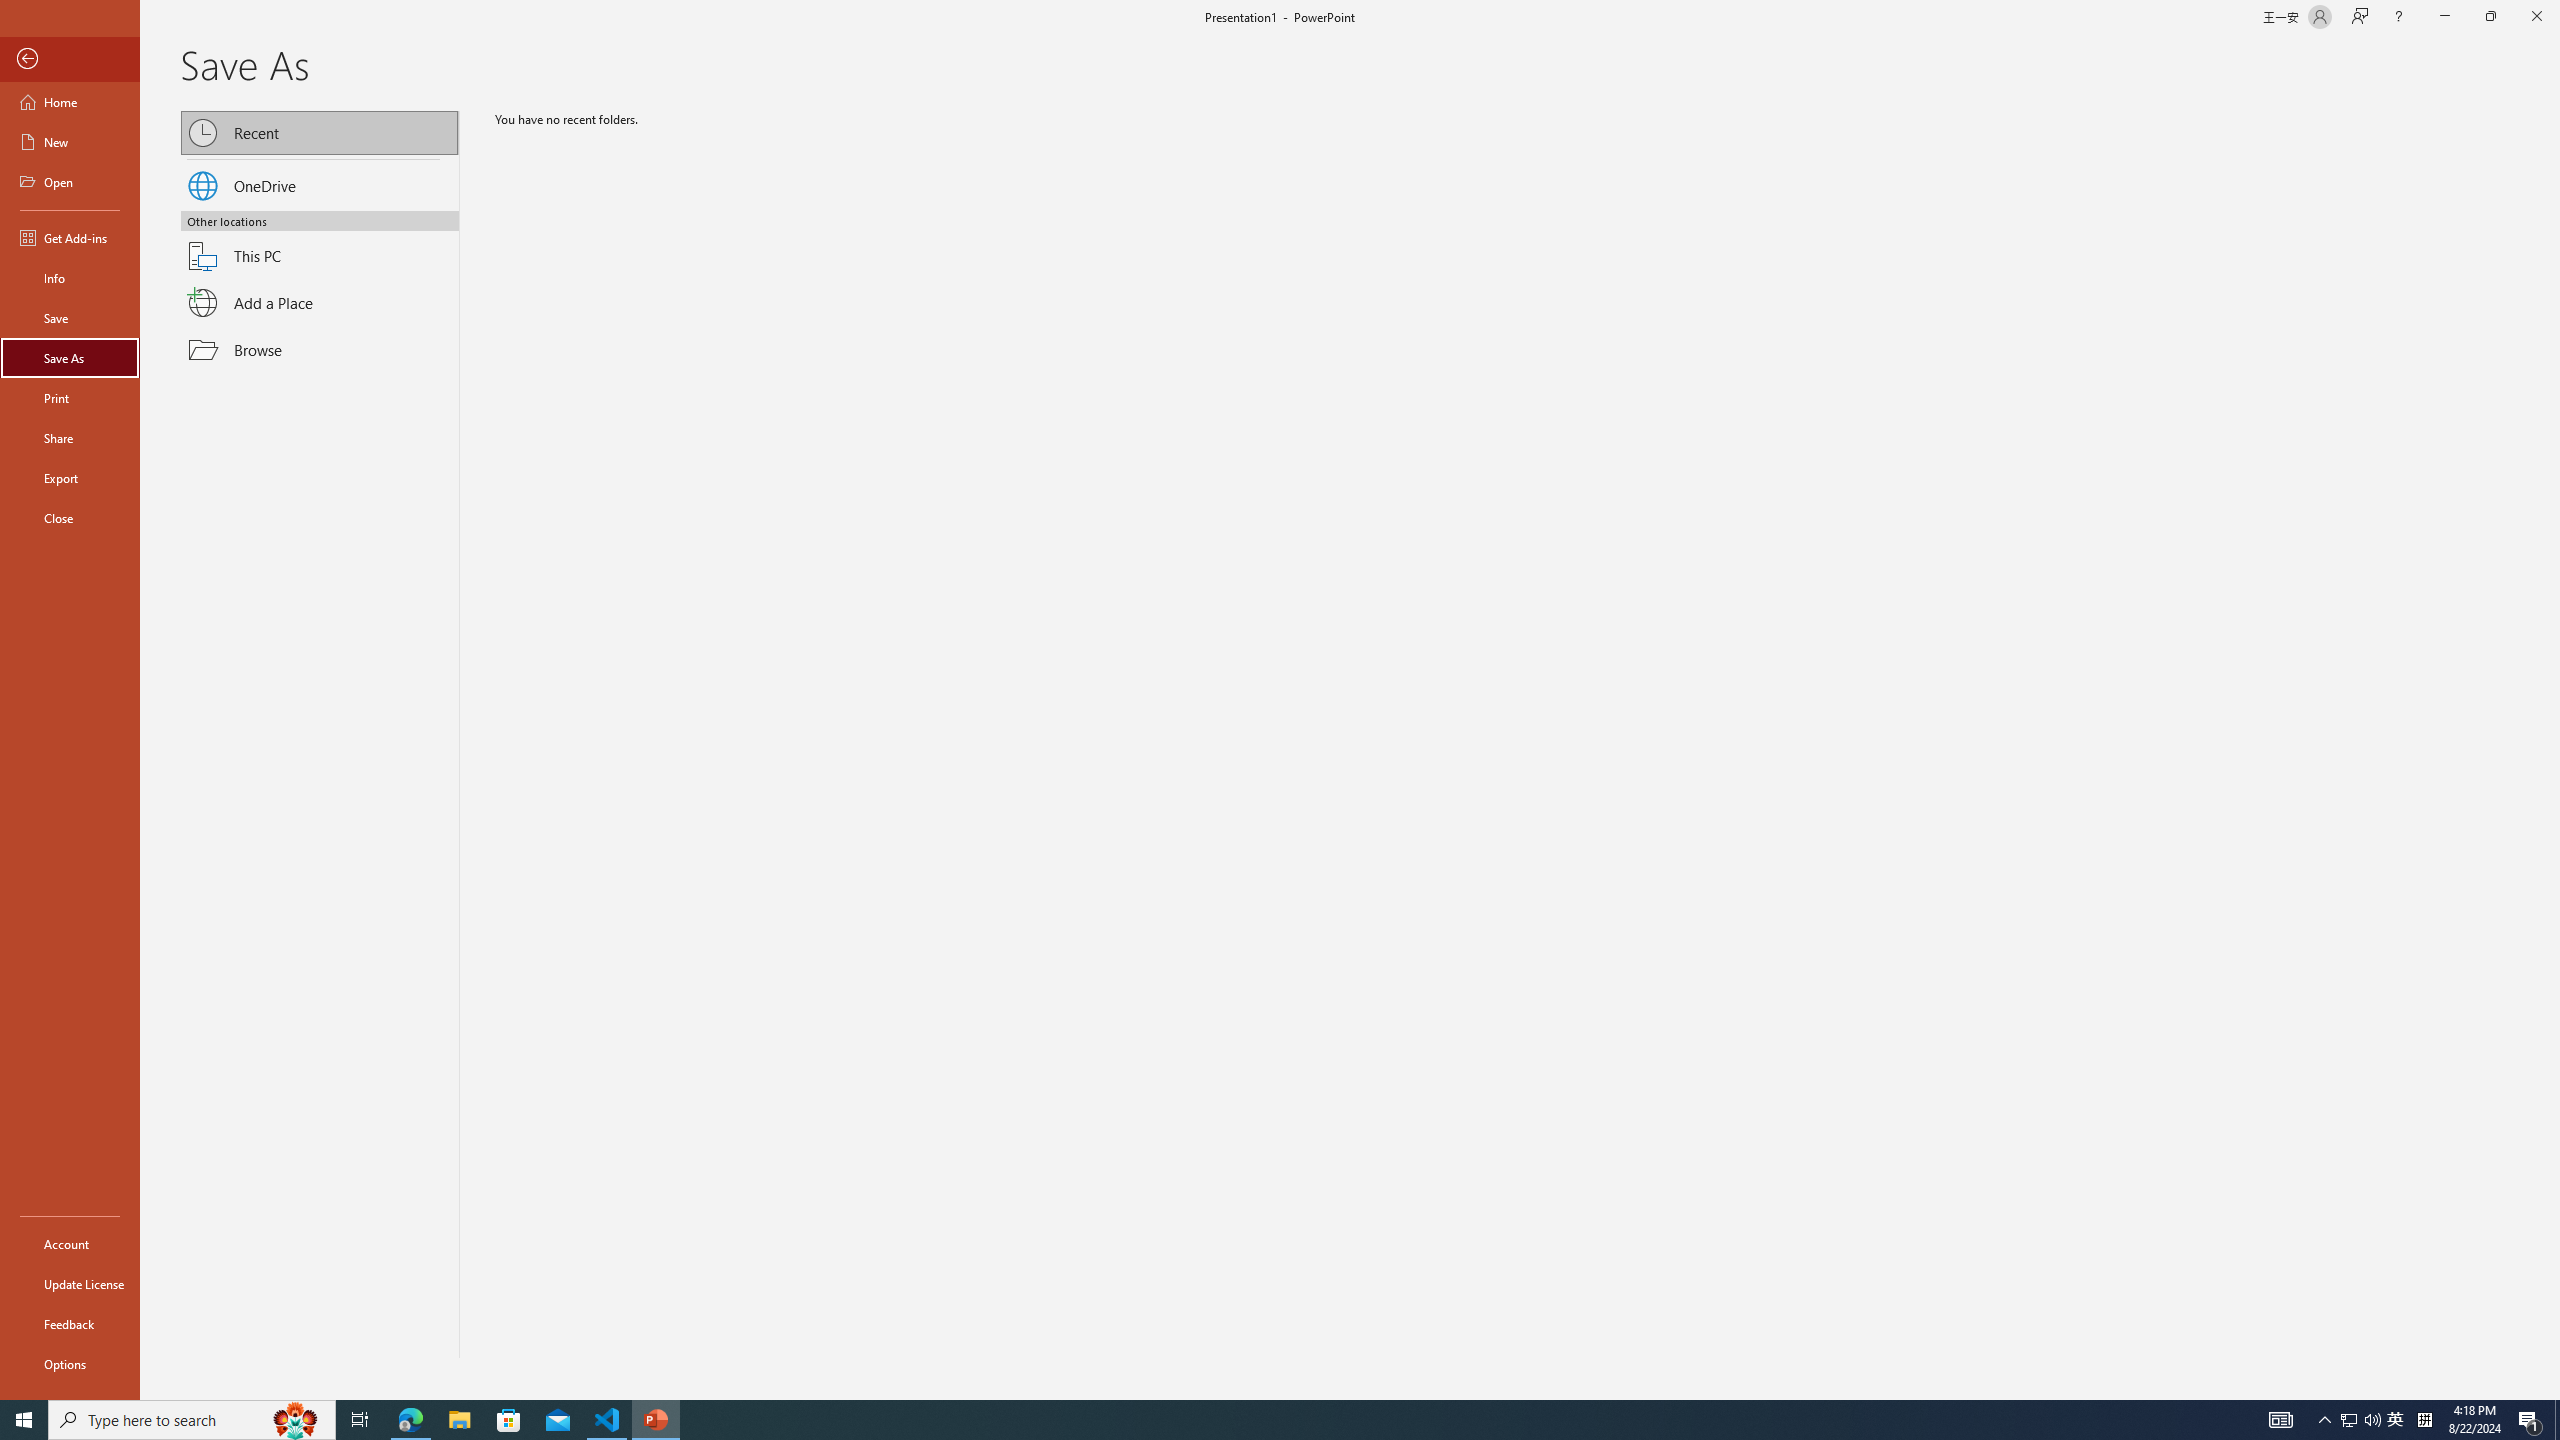 The image size is (2560, 1440). Describe the element at coordinates (69, 356) in the screenshot. I see `'Save As'` at that location.